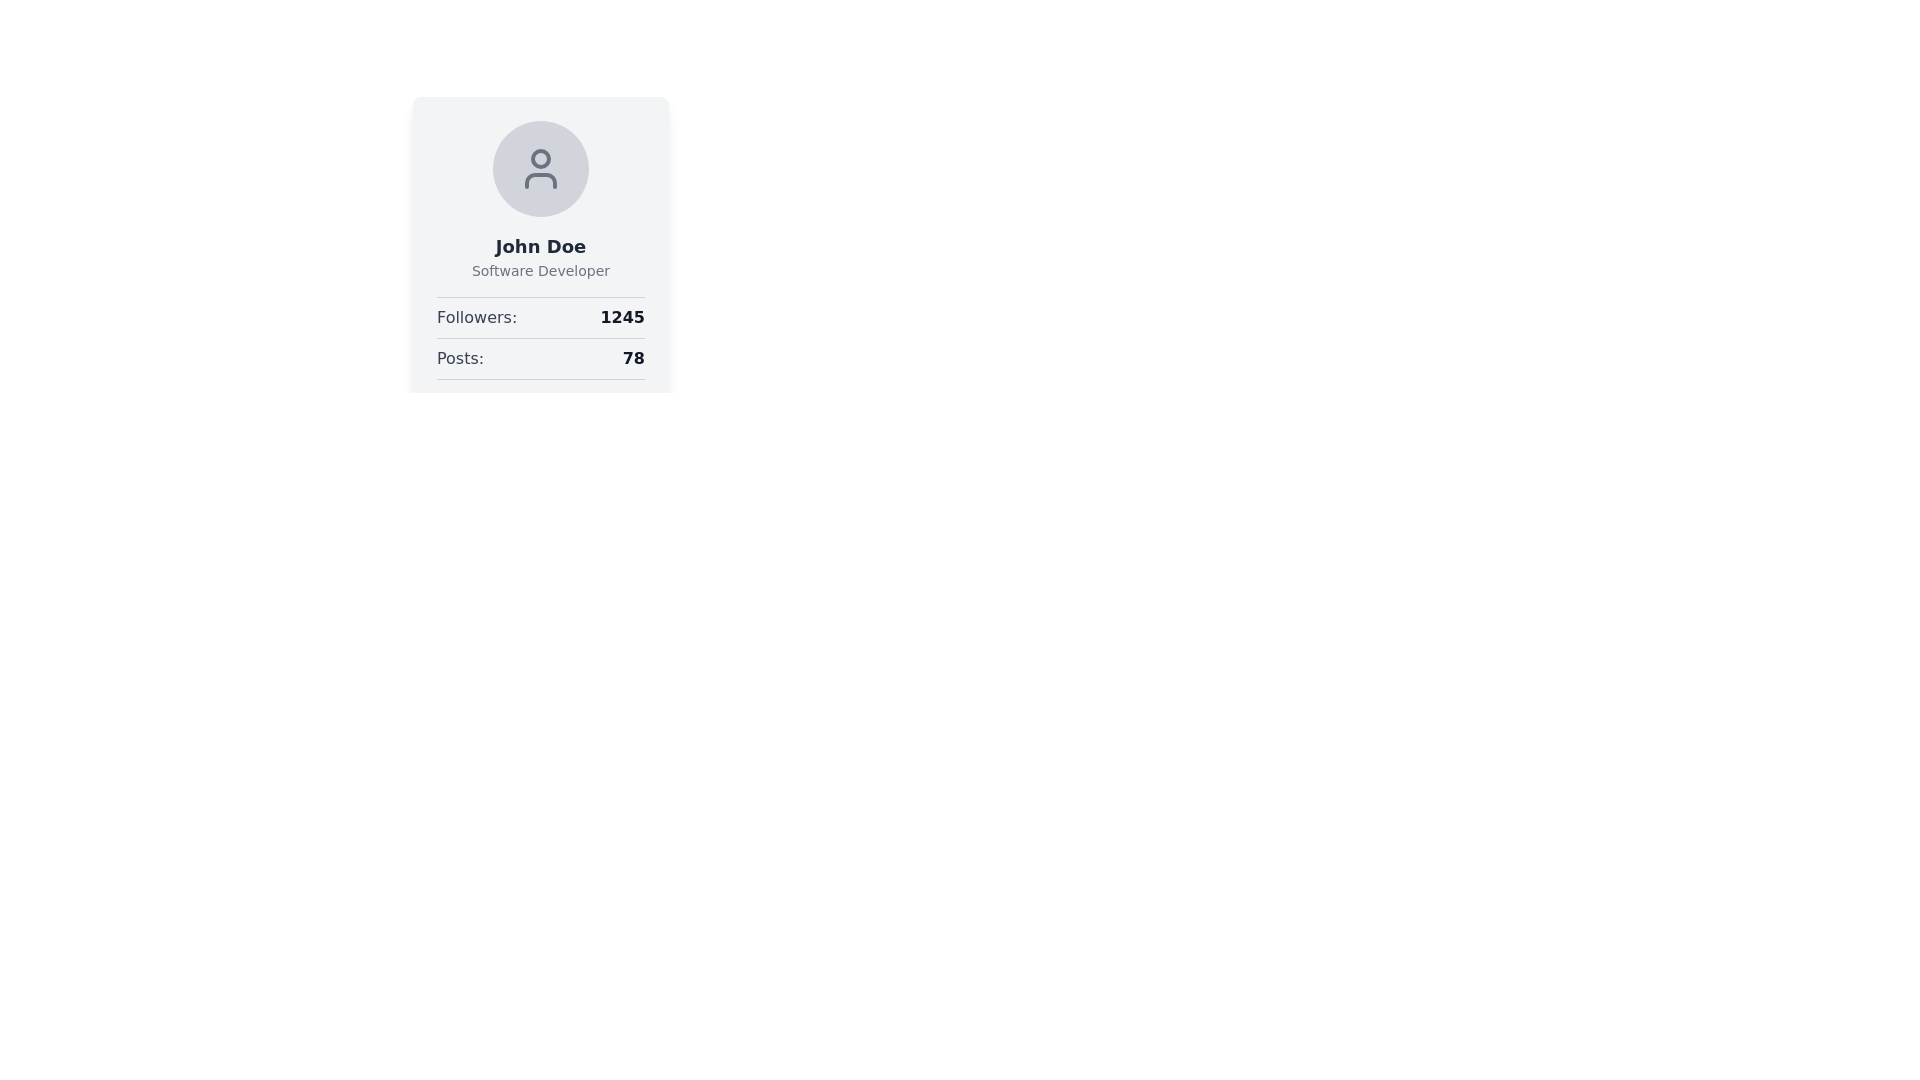  Describe the element at coordinates (476, 316) in the screenshot. I see `the static text label that reads 'Followers:' in a medium-sized, grey font, located in the summary section below the user's name and avatar, and left-aligned with the numerical value '1245'` at that location.